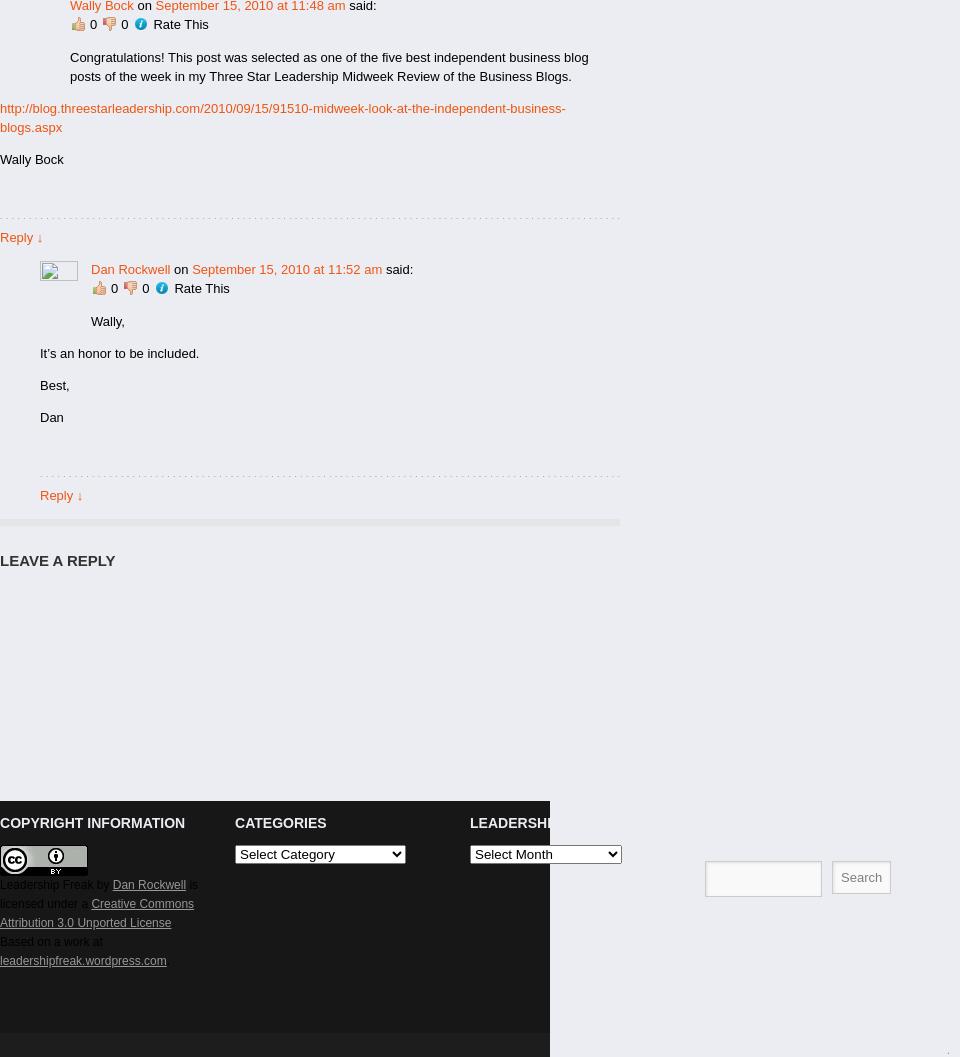 This screenshot has height=1057, width=960. Describe the element at coordinates (0, 559) in the screenshot. I see `'Leave a Reply'` at that location.